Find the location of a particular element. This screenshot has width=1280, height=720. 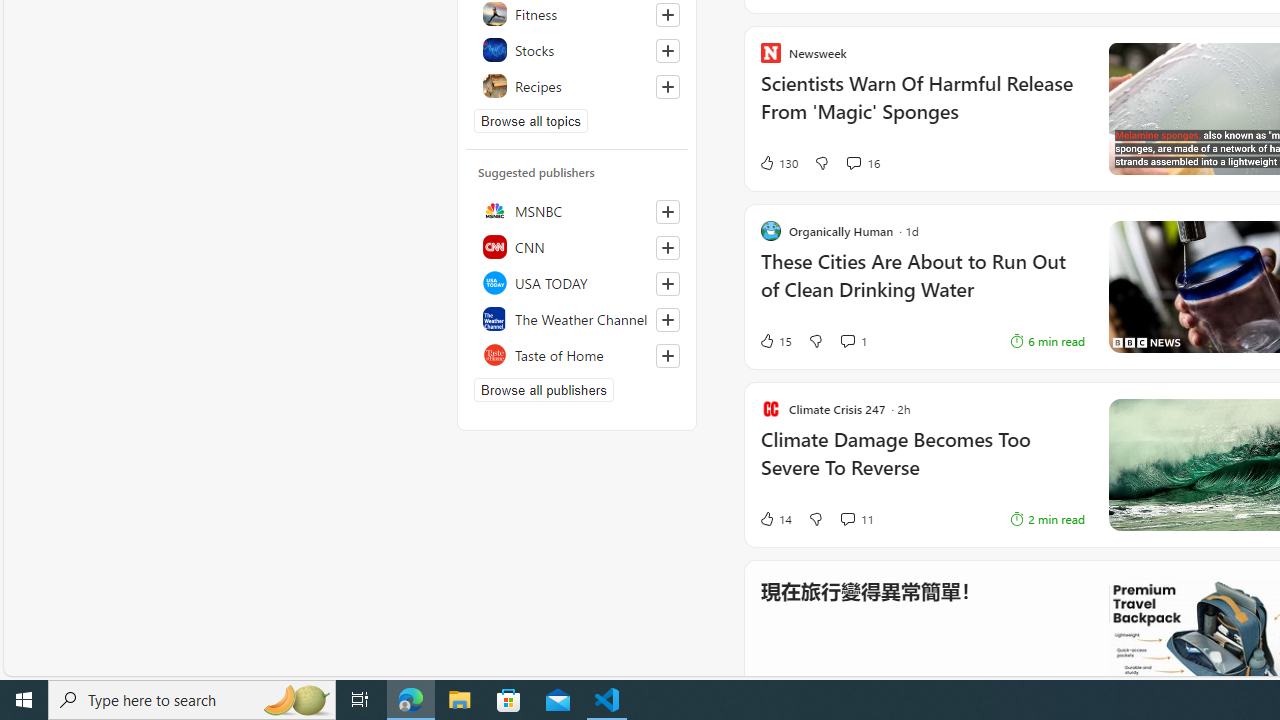

'14 Like' is located at coordinates (774, 518).